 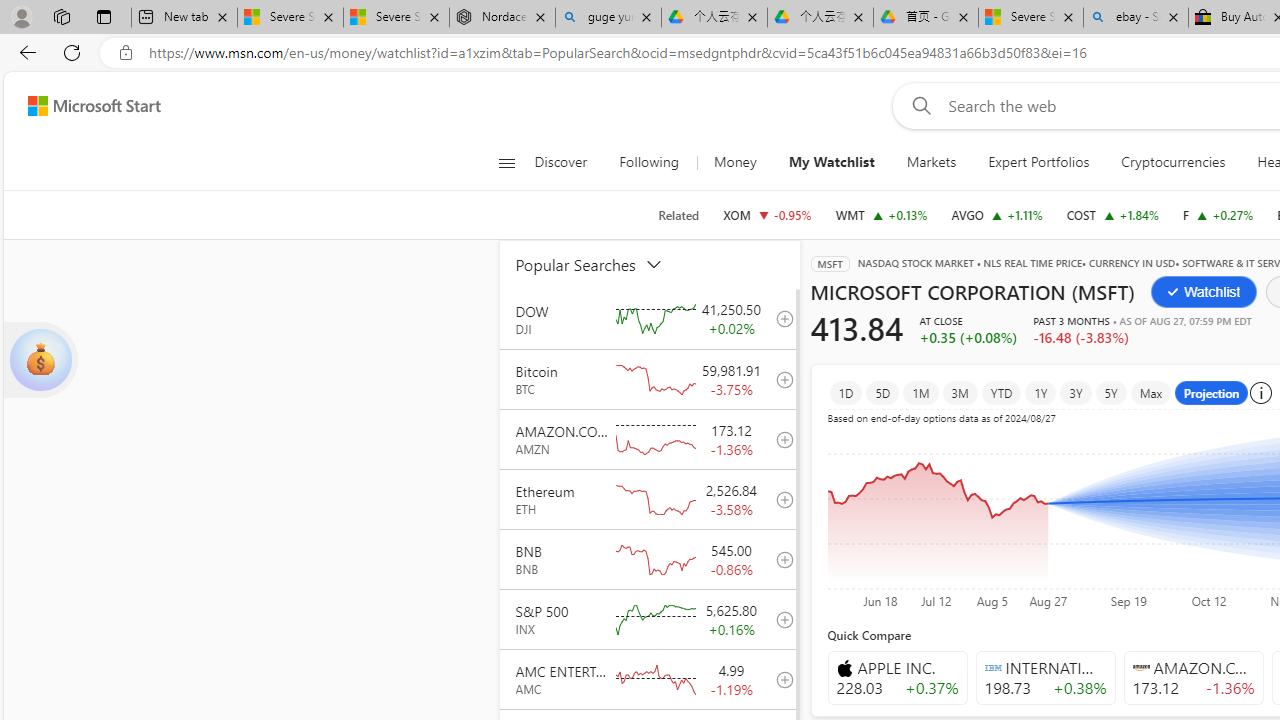 I want to click on '1D', so click(x=846, y=392).